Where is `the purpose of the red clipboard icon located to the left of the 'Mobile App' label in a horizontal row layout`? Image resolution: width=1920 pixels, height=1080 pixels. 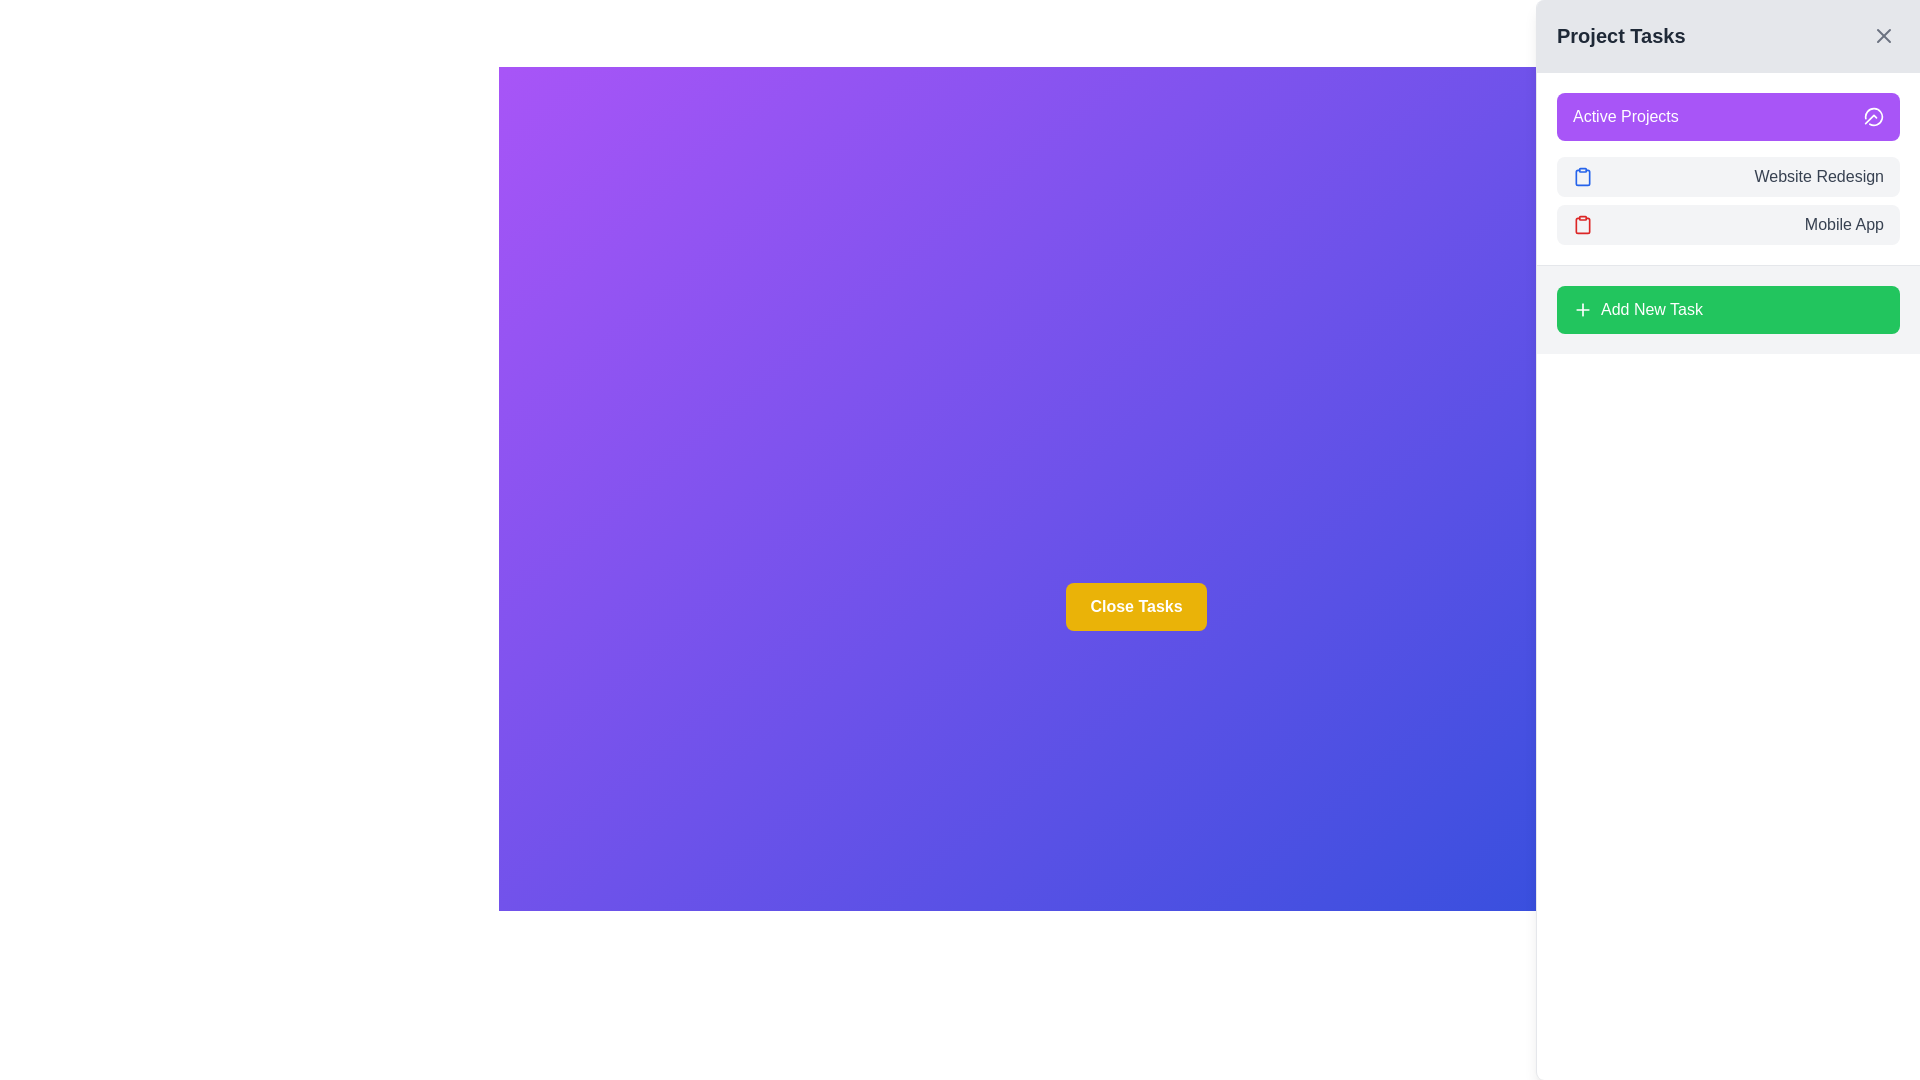
the purpose of the red clipboard icon located to the left of the 'Mobile App' label in a horizontal row layout is located at coordinates (1582, 224).